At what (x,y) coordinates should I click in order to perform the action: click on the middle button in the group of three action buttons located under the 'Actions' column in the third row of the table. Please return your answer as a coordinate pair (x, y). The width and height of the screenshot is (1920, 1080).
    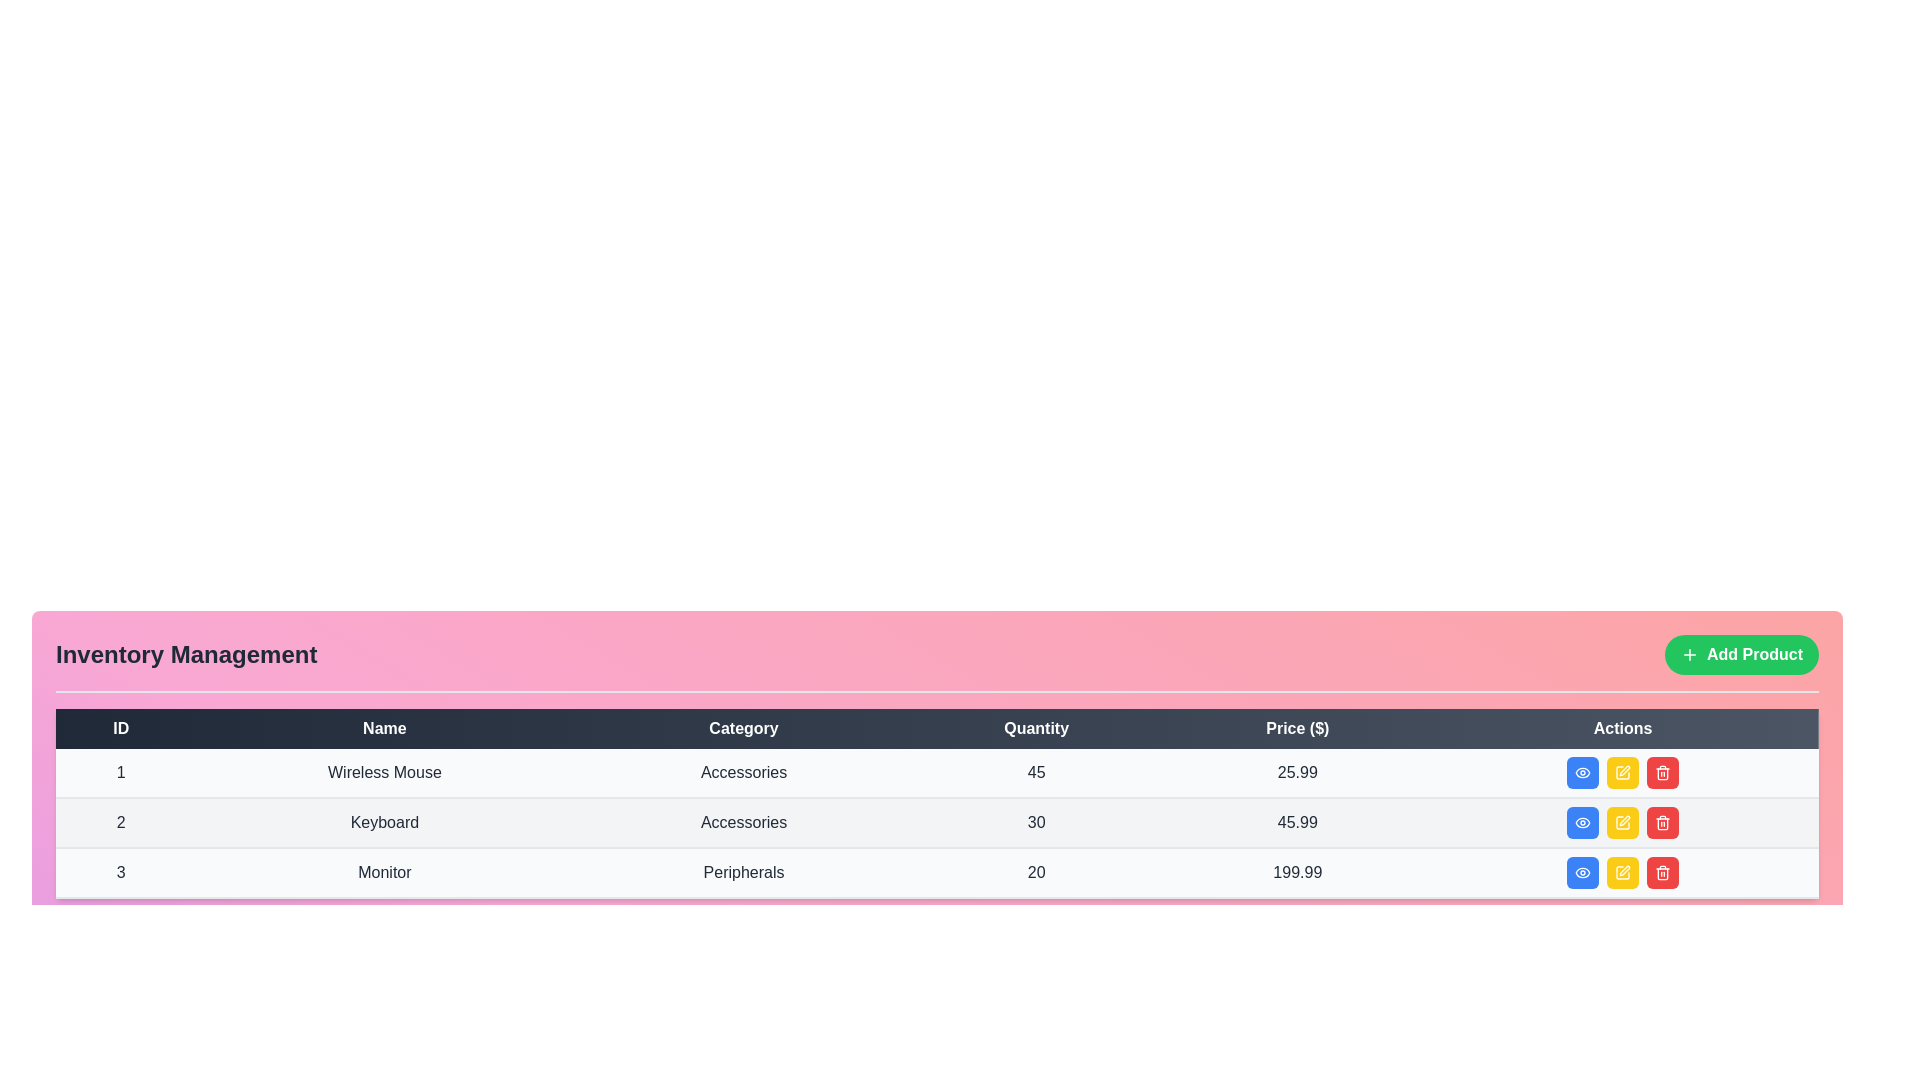
    Looking at the image, I should click on (1623, 871).